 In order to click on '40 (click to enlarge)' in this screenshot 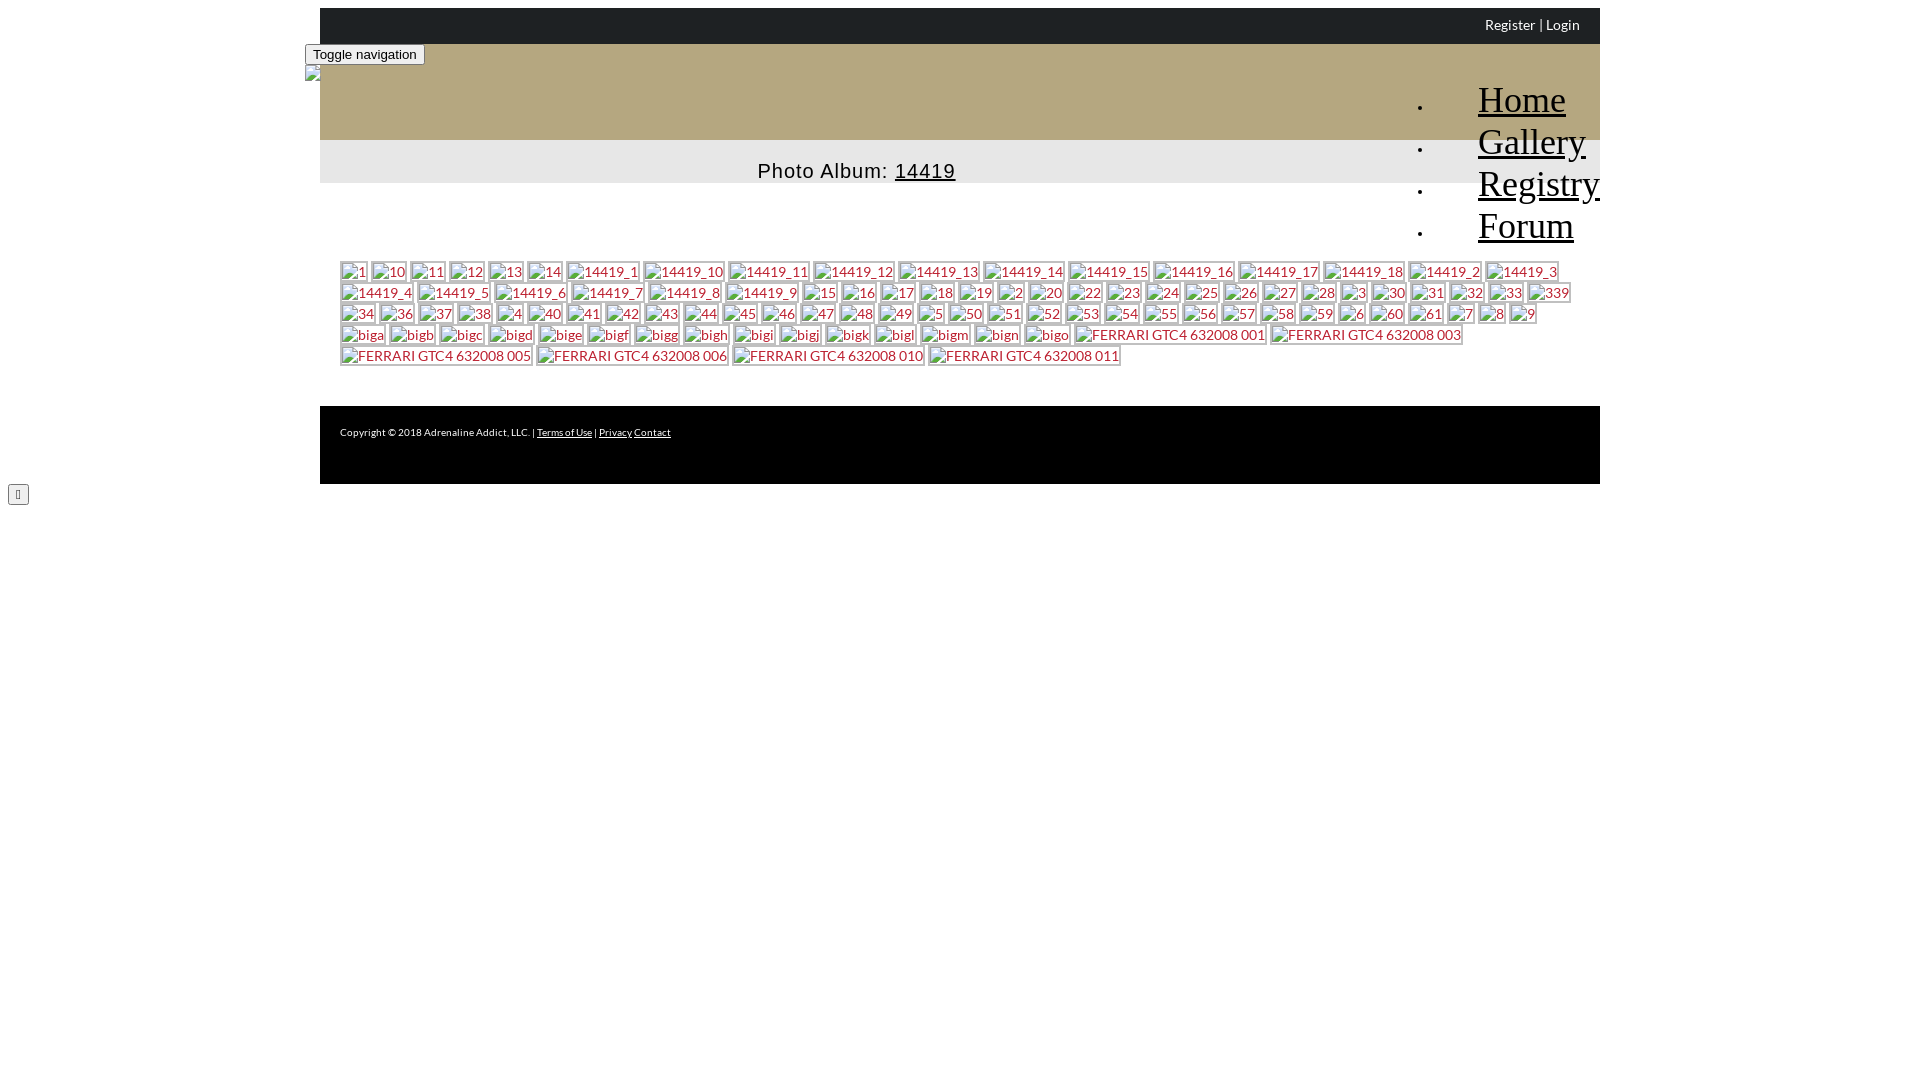, I will do `click(545, 313)`.